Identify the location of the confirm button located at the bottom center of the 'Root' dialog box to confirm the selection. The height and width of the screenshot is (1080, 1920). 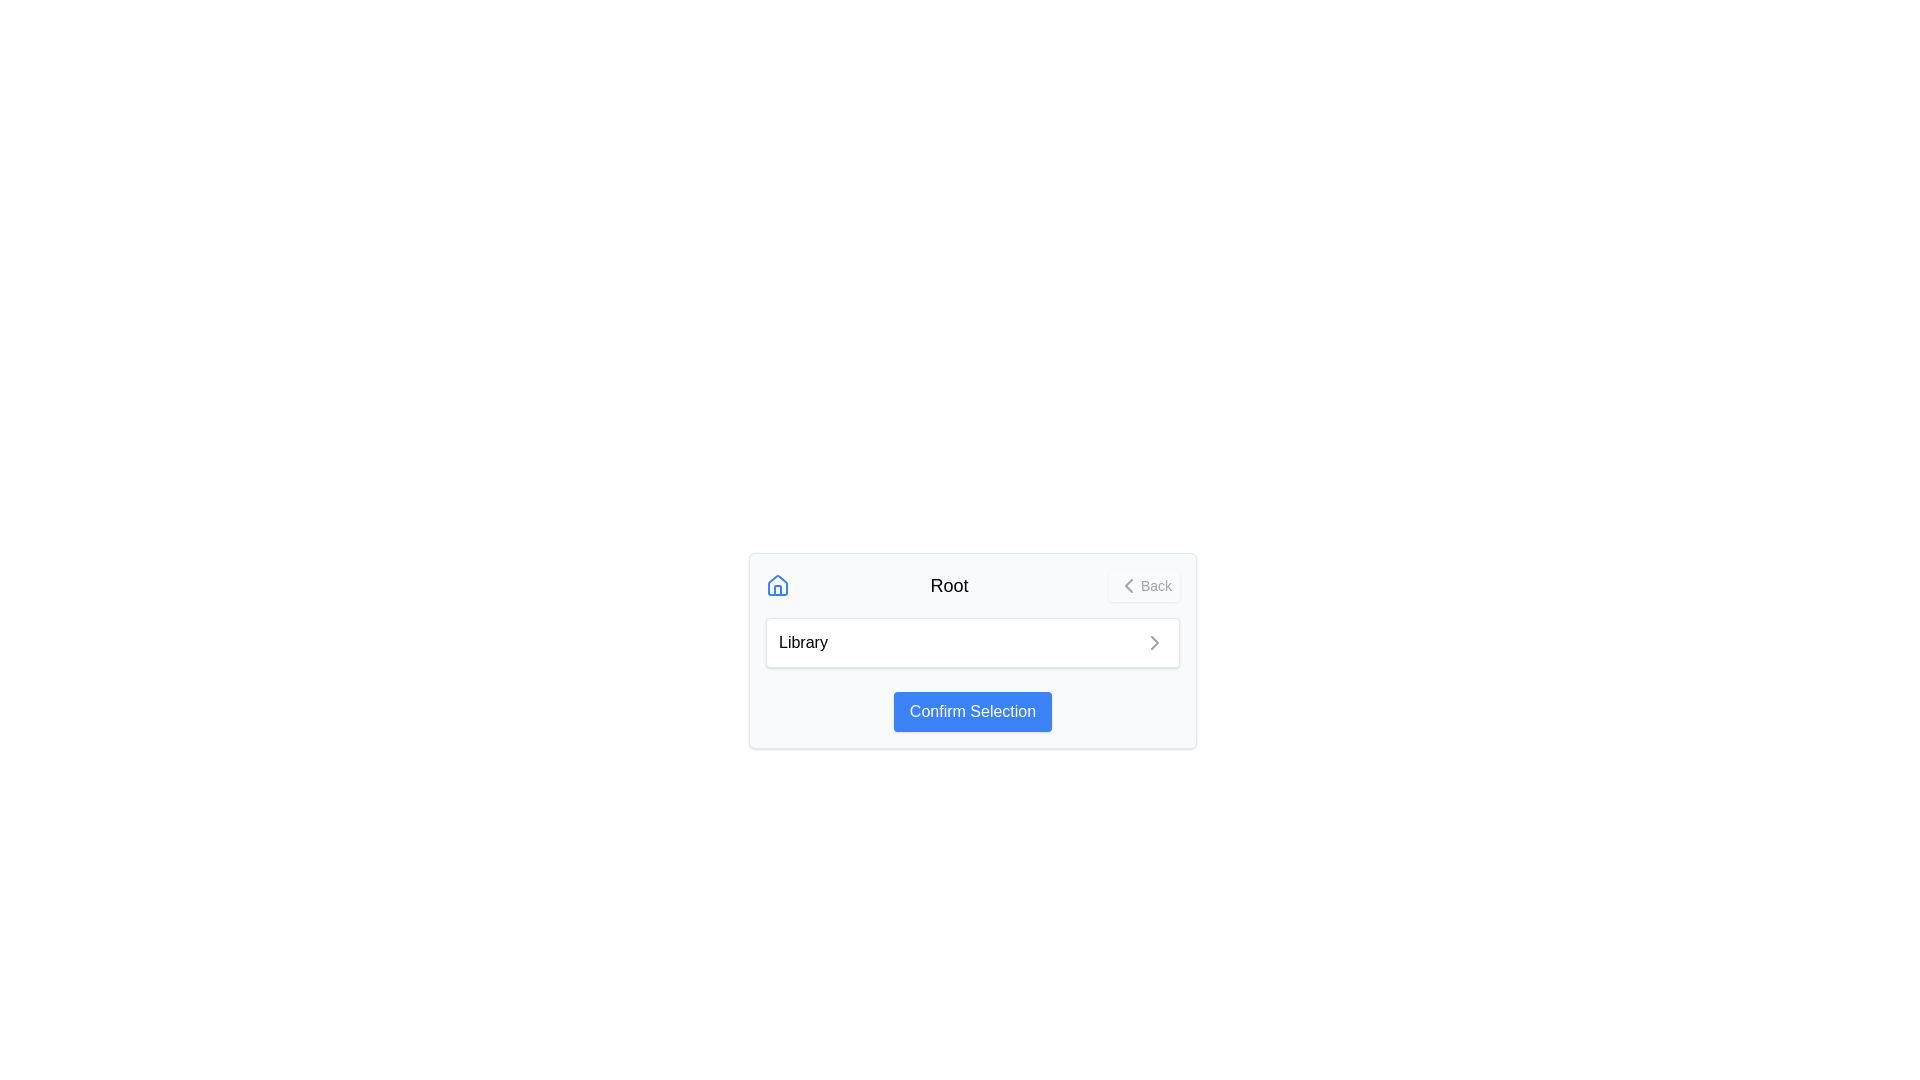
(973, 711).